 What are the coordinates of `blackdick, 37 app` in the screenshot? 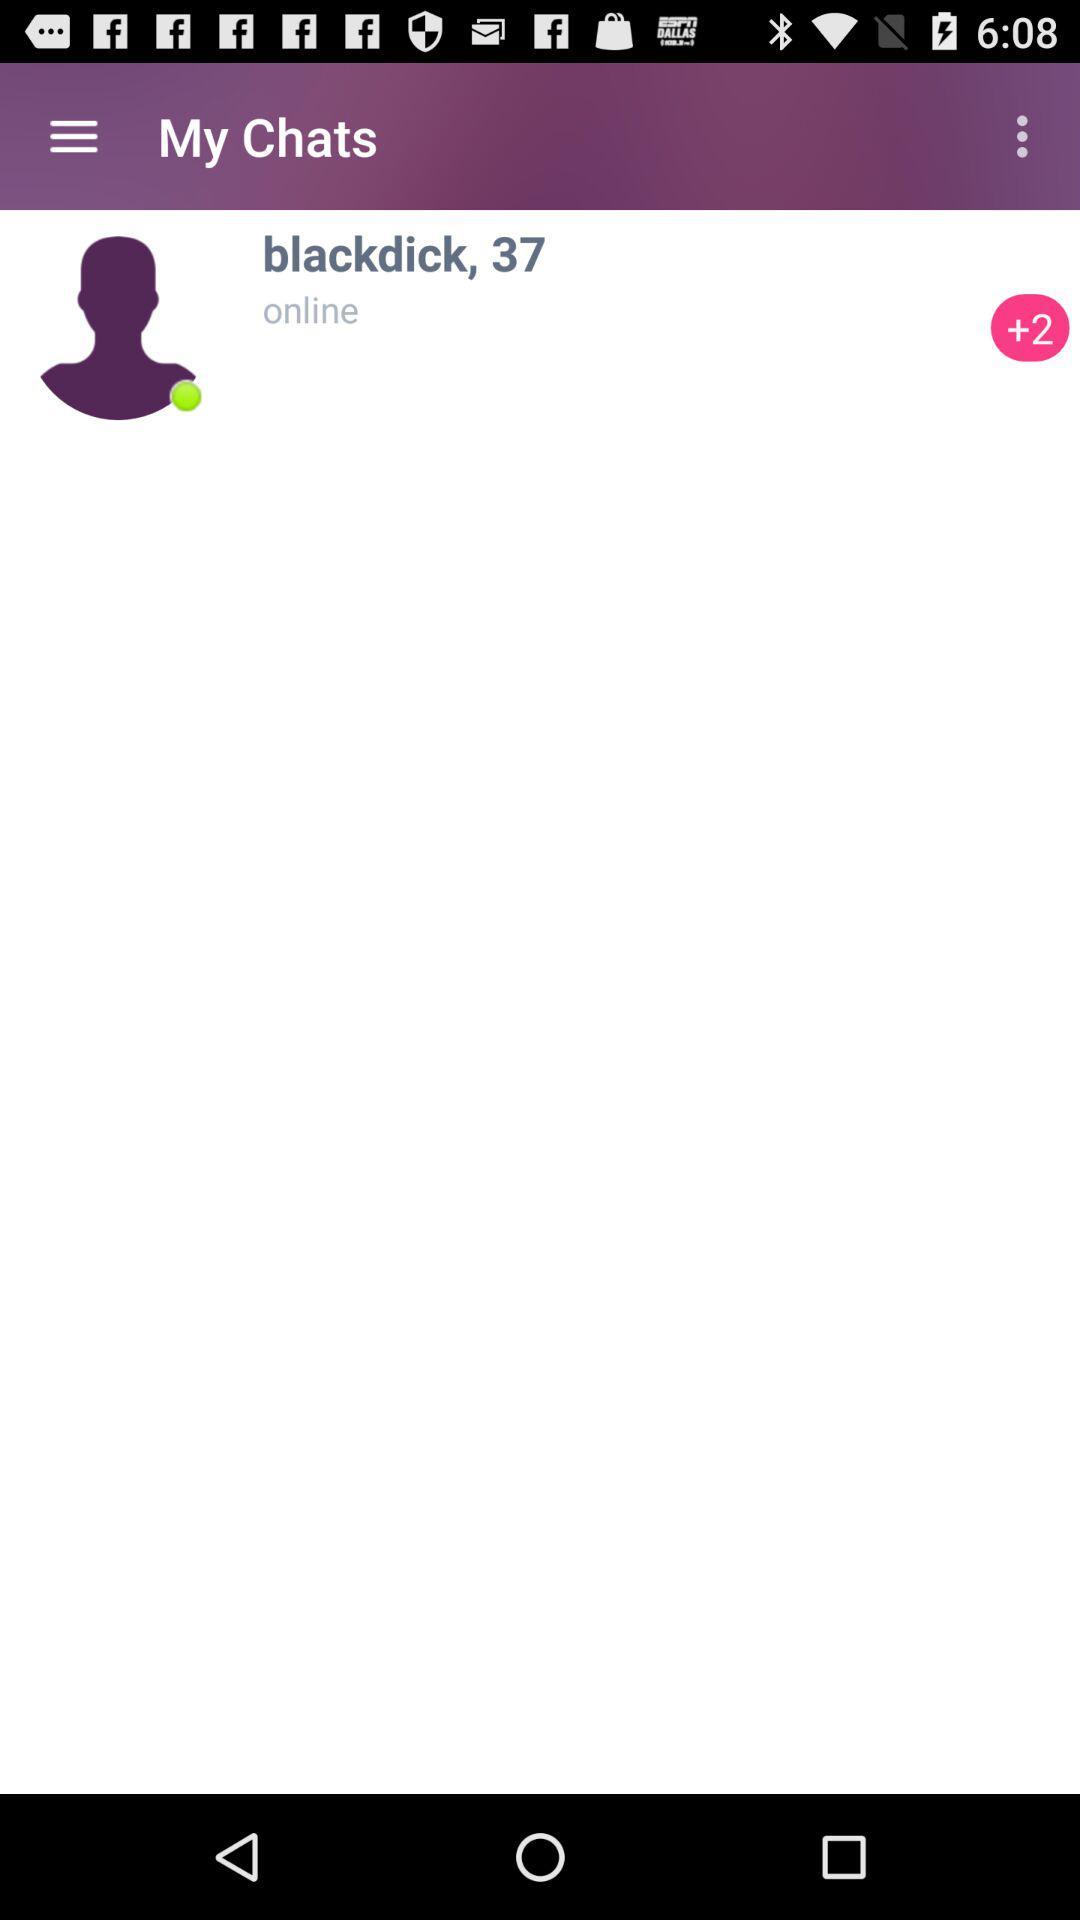 It's located at (620, 251).